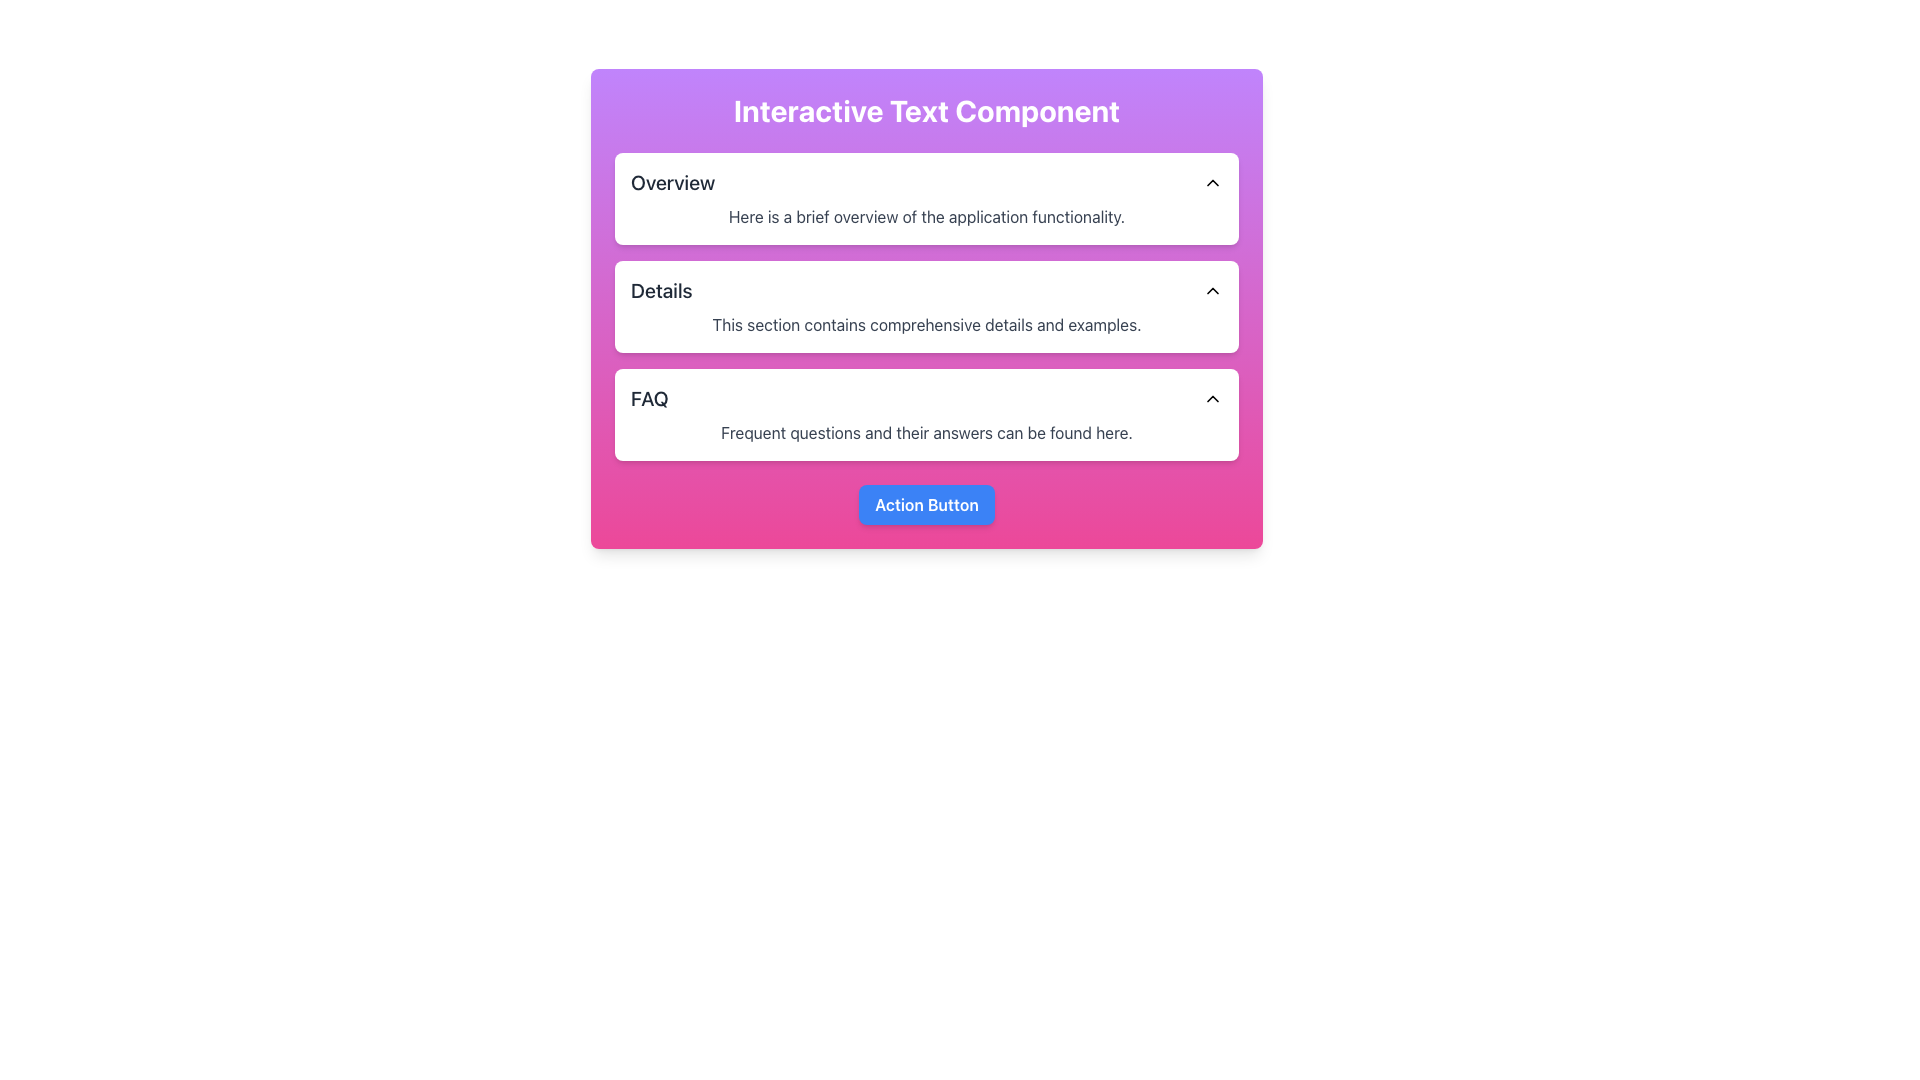 This screenshot has width=1920, height=1080. What do you see at coordinates (925, 199) in the screenshot?
I see `displayed information in the Expandable Panel titled 'Overview', which includes a subtitle about the application functionality` at bounding box center [925, 199].